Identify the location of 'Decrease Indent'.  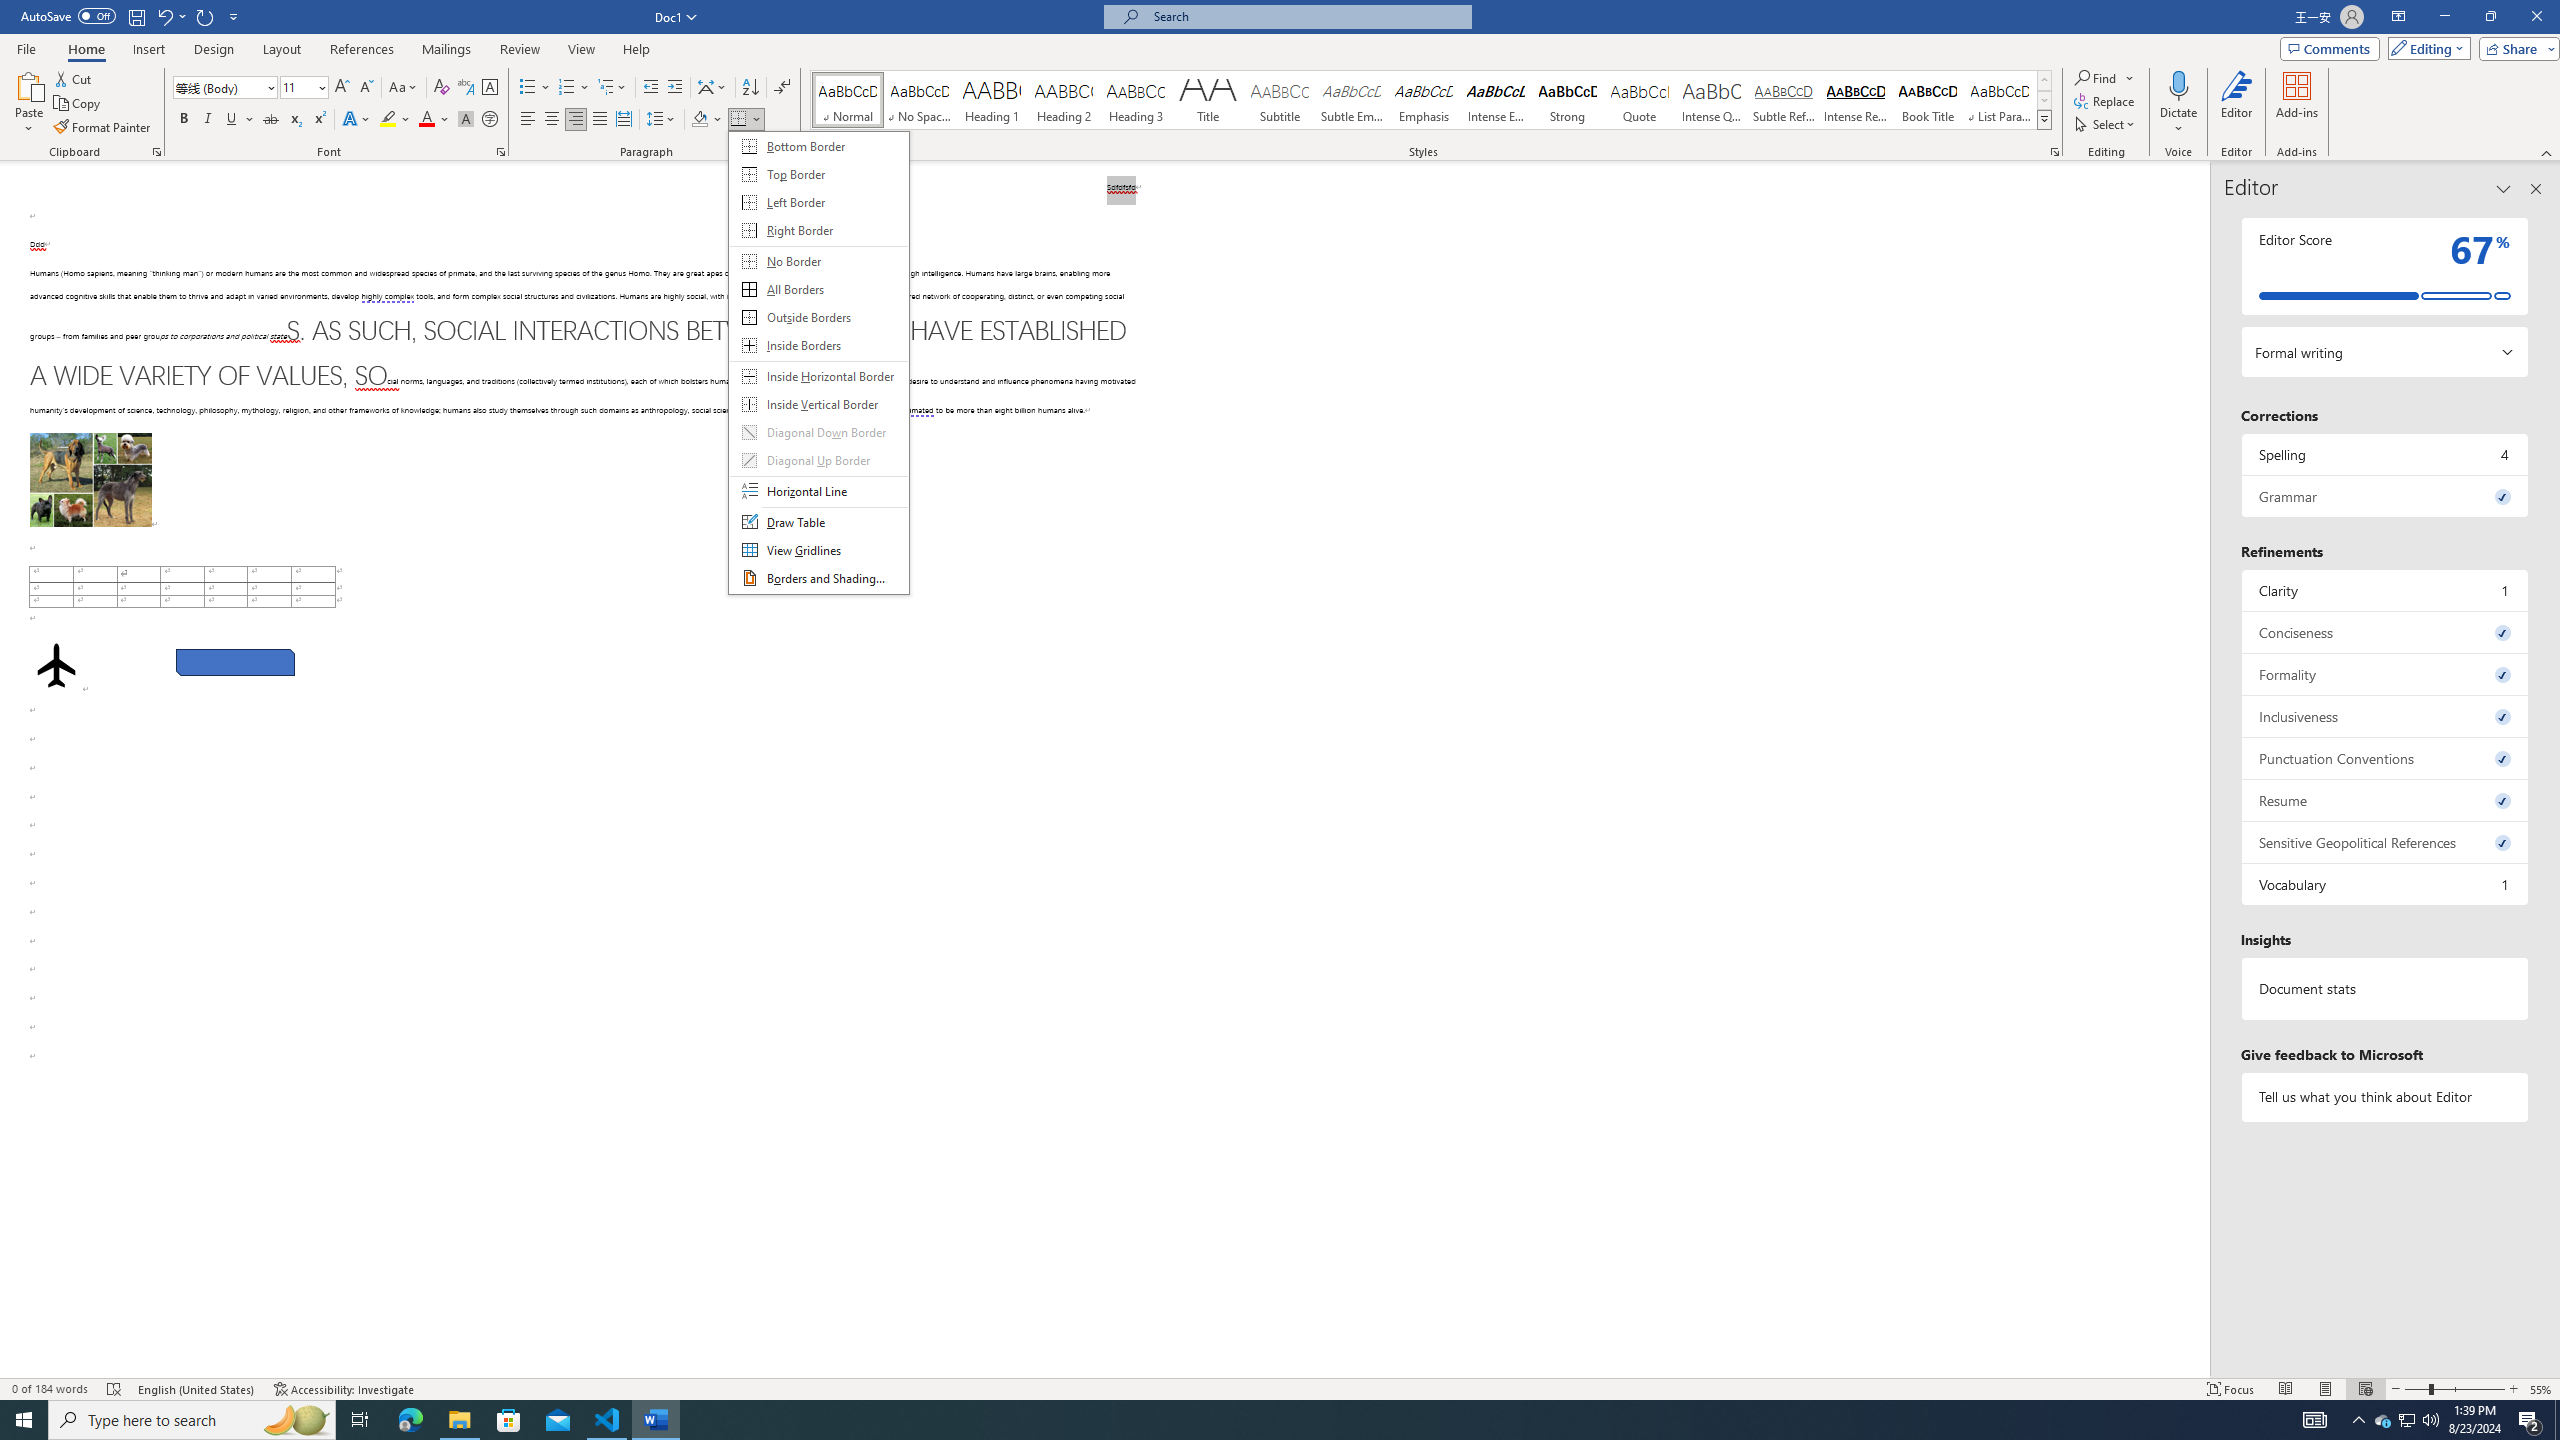
(651, 87).